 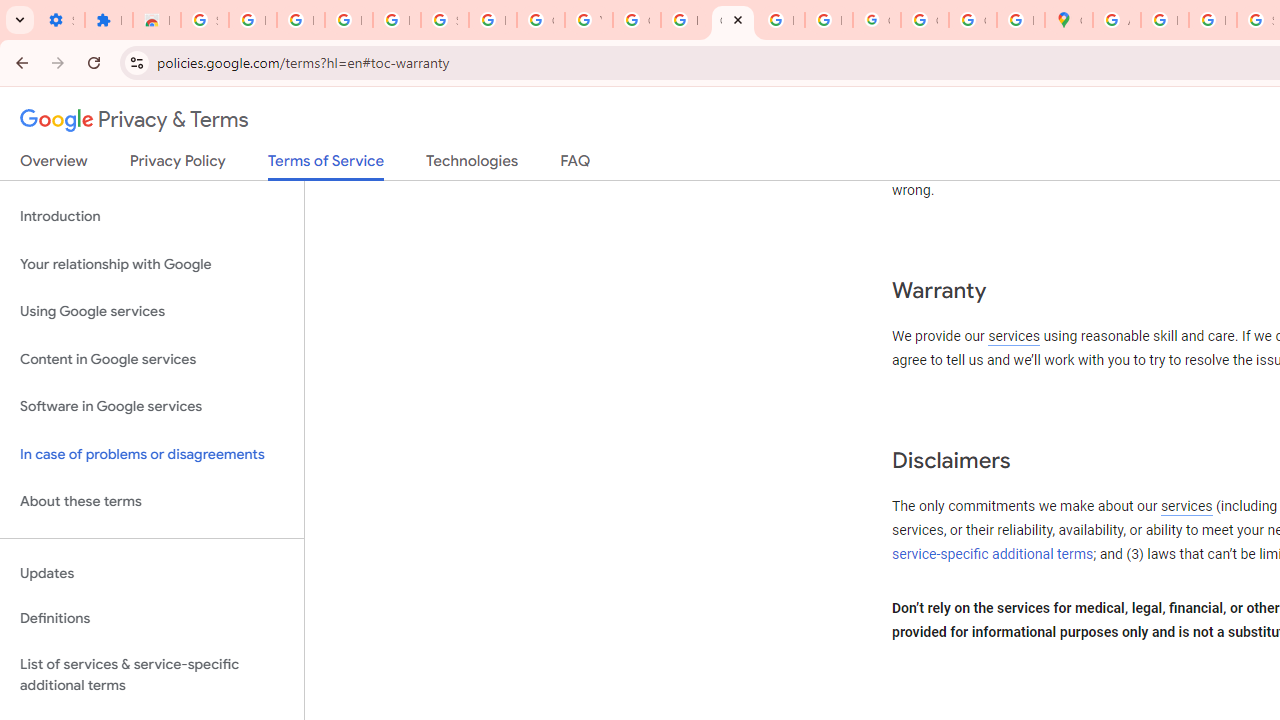 What do you see at coordinates (151, 312) in the screenshot?
I see `'Using Google services'` at bounding box center [151, 312].